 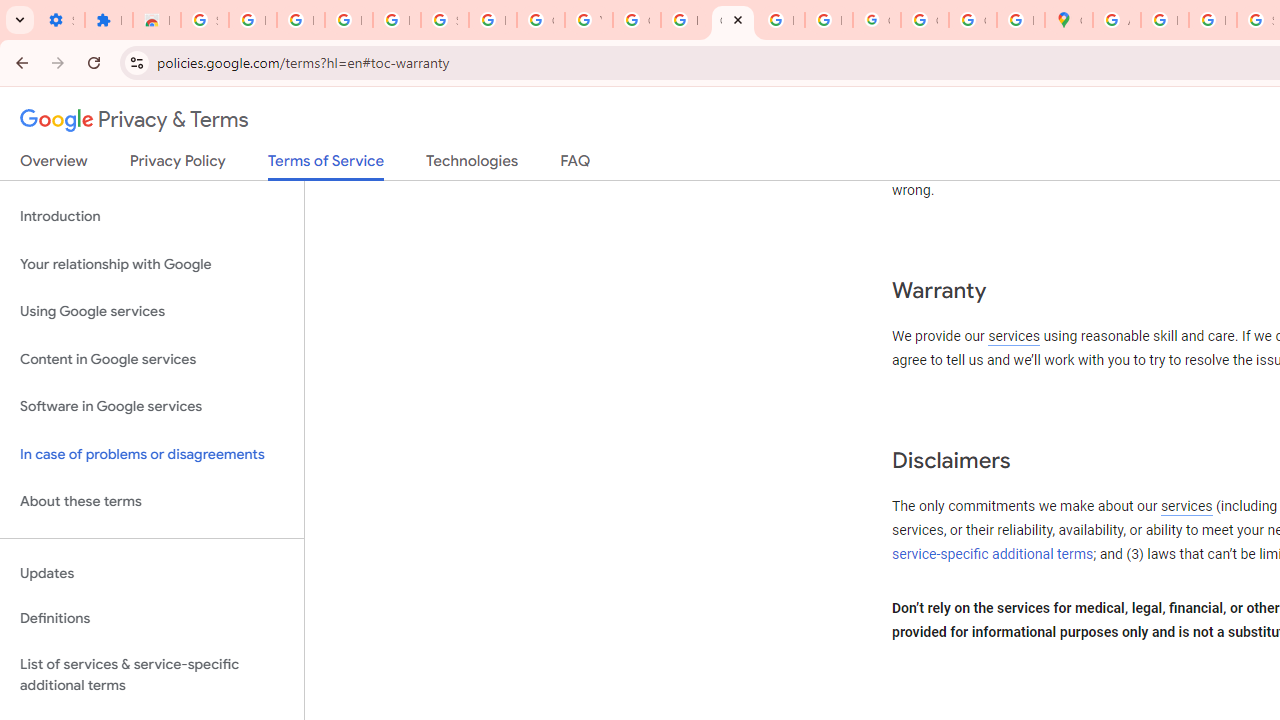 What do you see at coordinates (151, 312) in the screenshot?
I see `'Using Google services'` at bounding box center [151, 312].